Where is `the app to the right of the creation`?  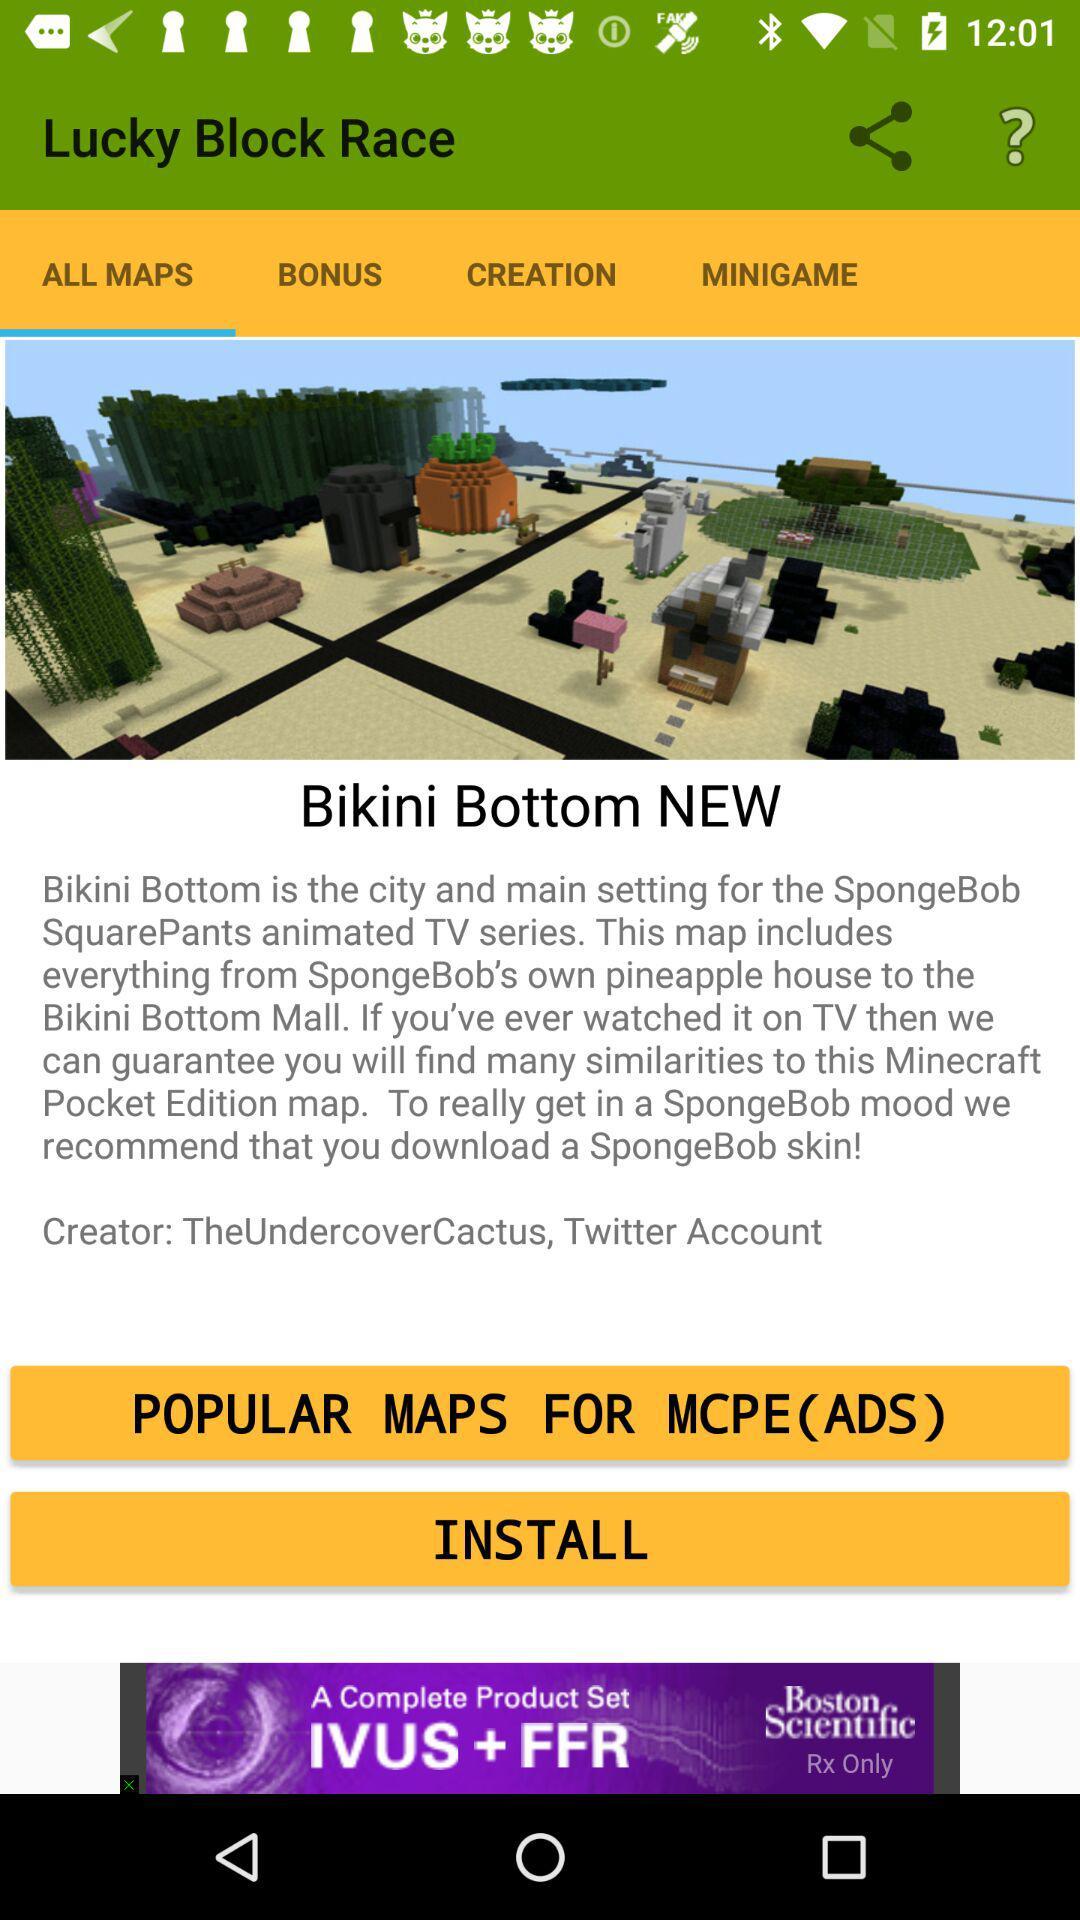
the app to the right of the creation is located at coordinates (778, 272).